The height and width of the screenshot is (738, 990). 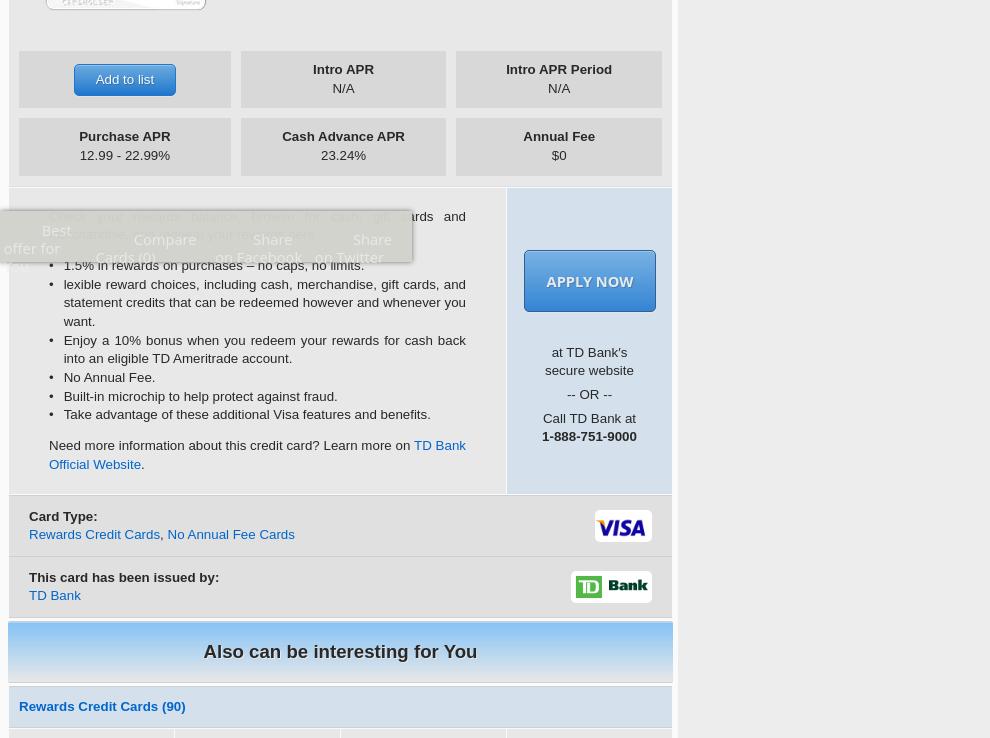 What do you see at coordinates (245, 414) in the screenshot?
I see `'Take advantage of these additional Visa features and benefits.'` at bounding box center [245, 414].